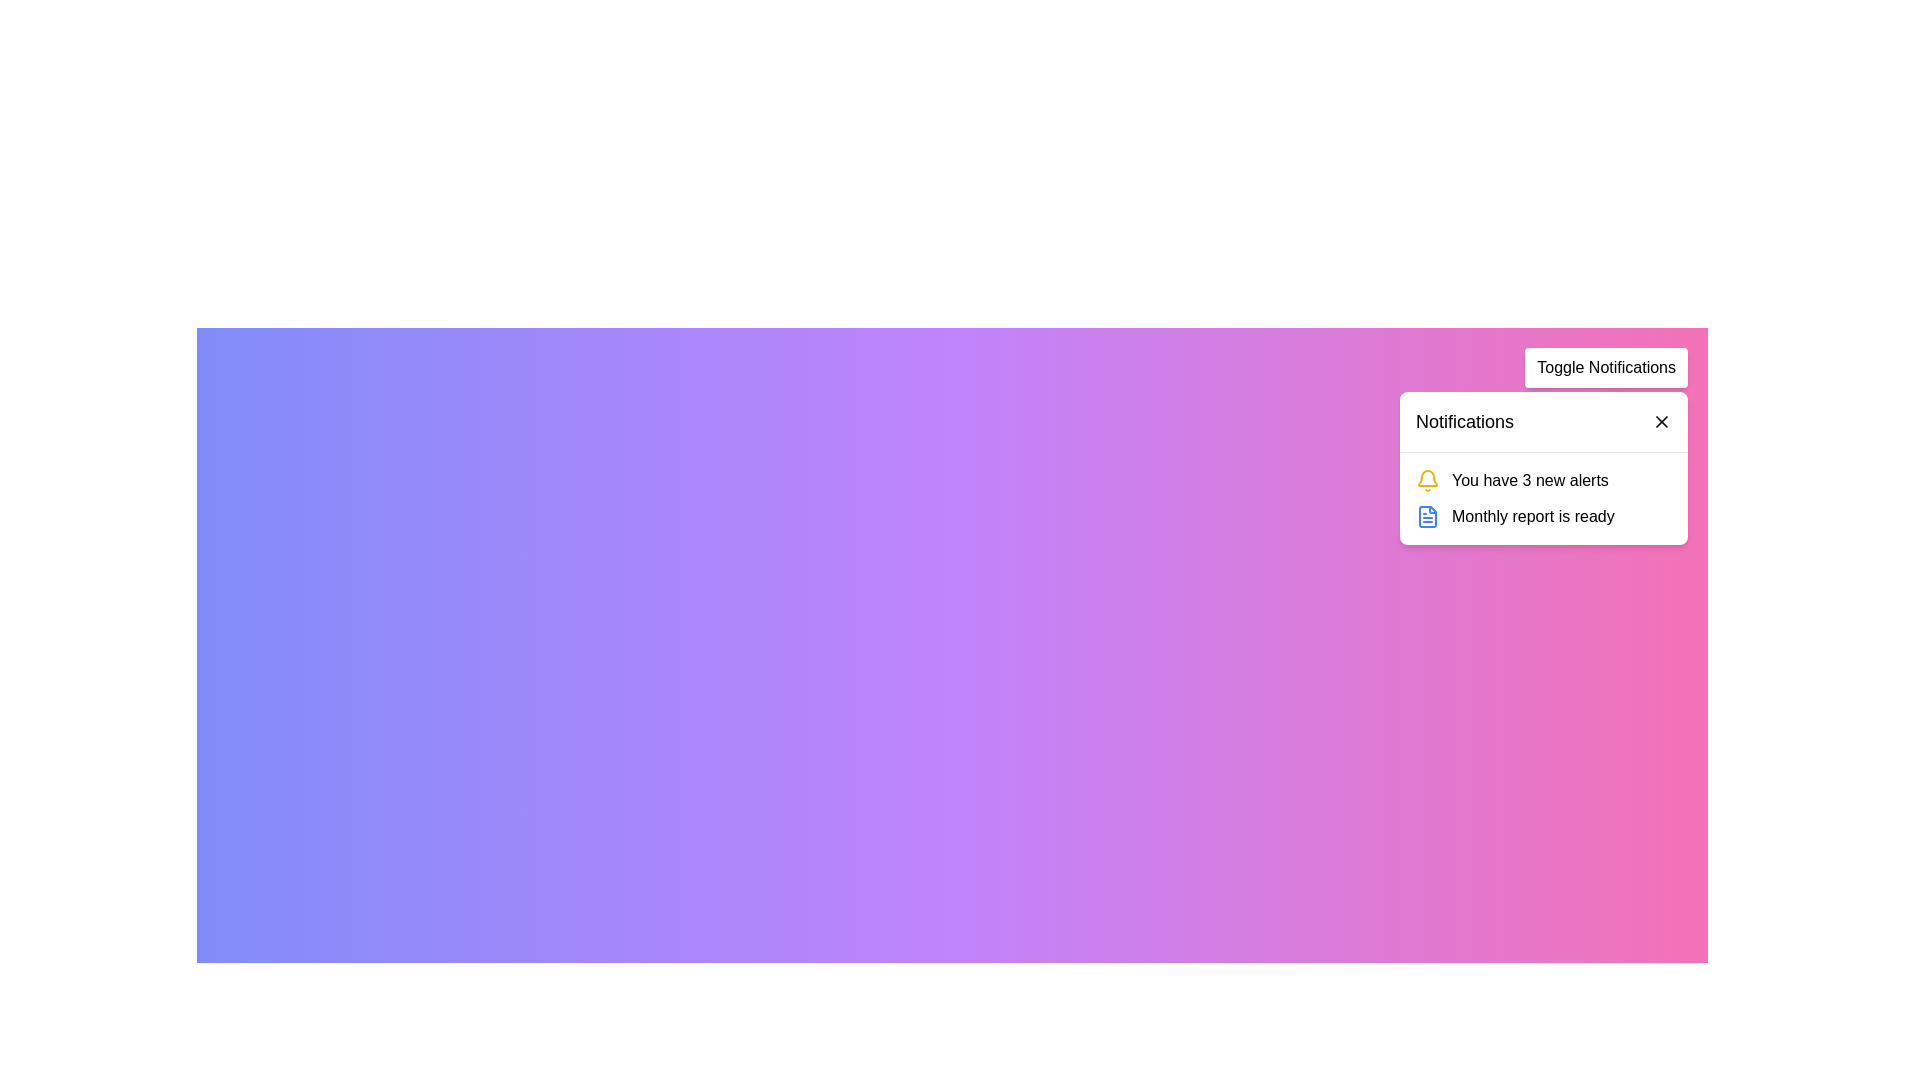 This screenshot has height=1080, width=1920. What do you see at coordinates (1427, 478) in the screenshot?
I see `the bell-shaped notification icon located at the top-right corner of the view, which signifies new or unread updates` at bounding box center [1427, 478].